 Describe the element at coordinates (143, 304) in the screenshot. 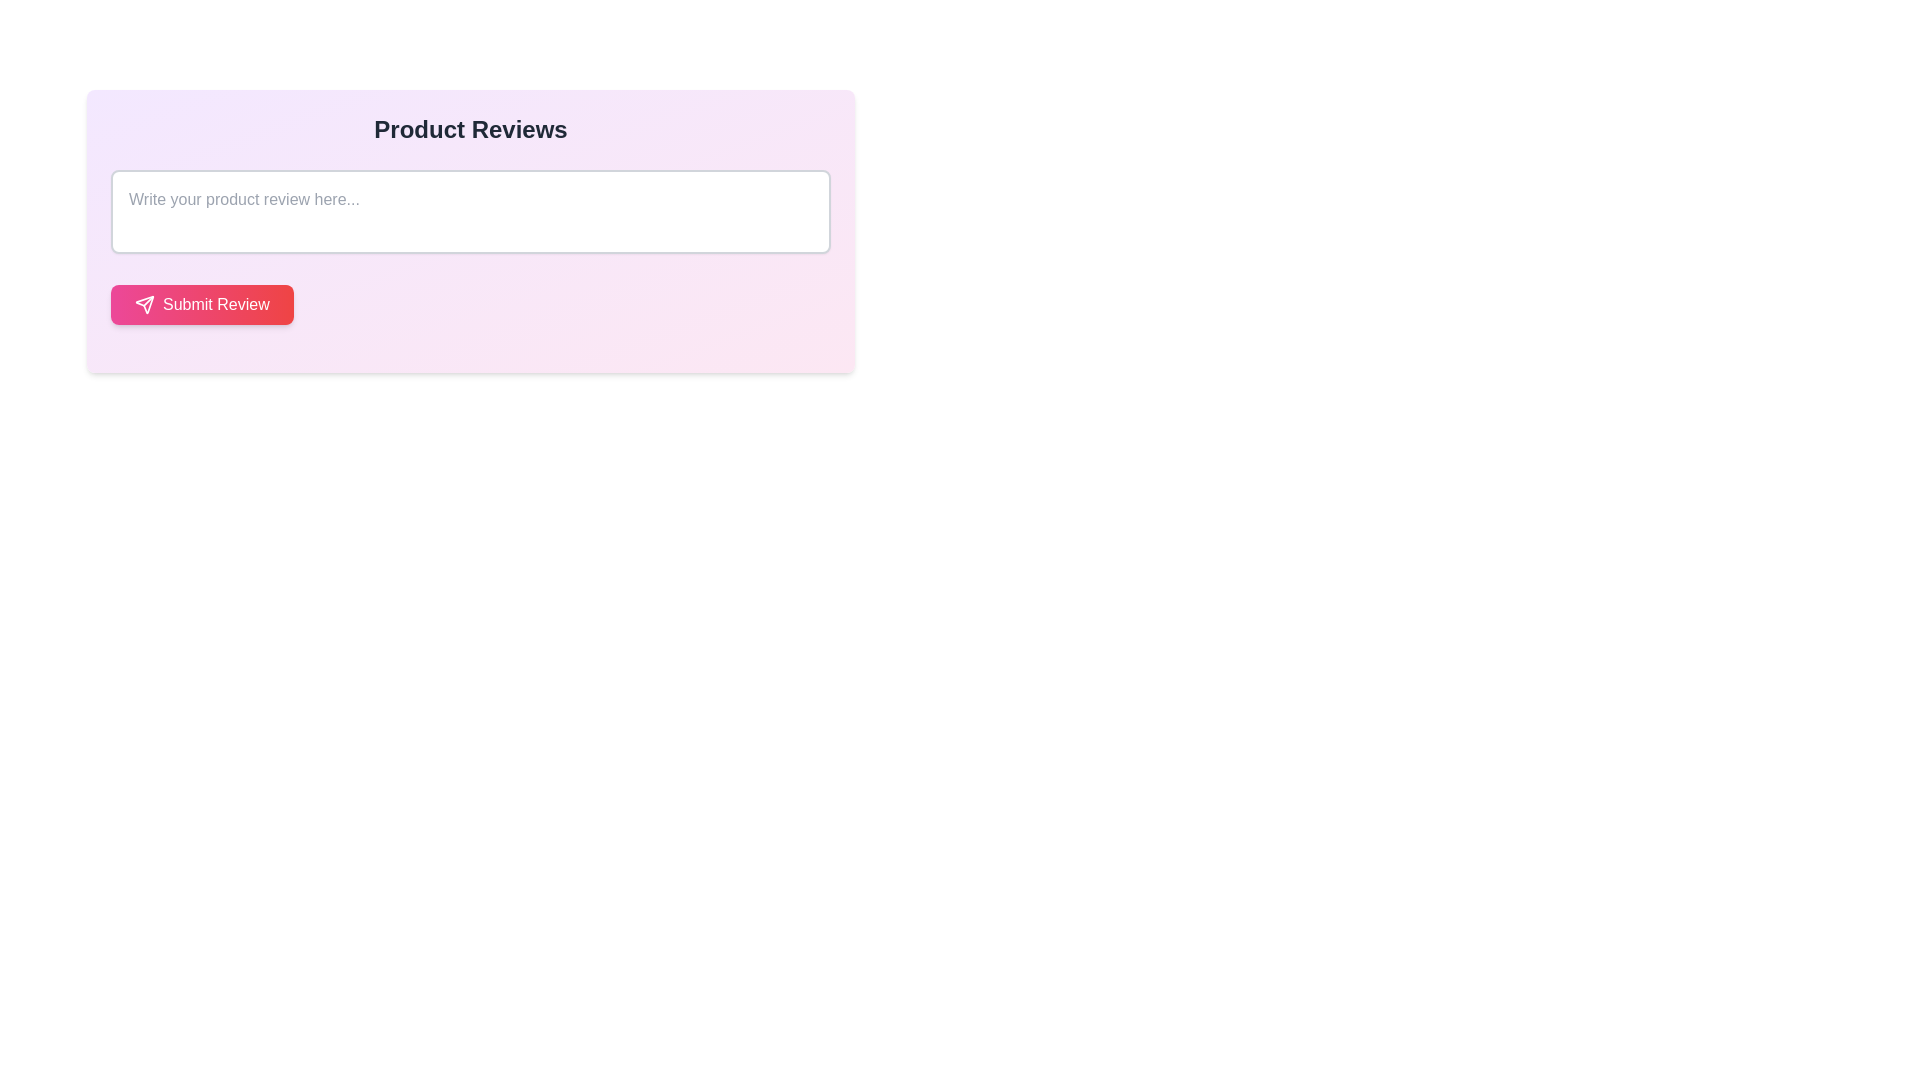

I see `the send icon element, which is a triangular shape resembling an arrow, located in the top-left portion of the icon within the SVG graphic` at that location.